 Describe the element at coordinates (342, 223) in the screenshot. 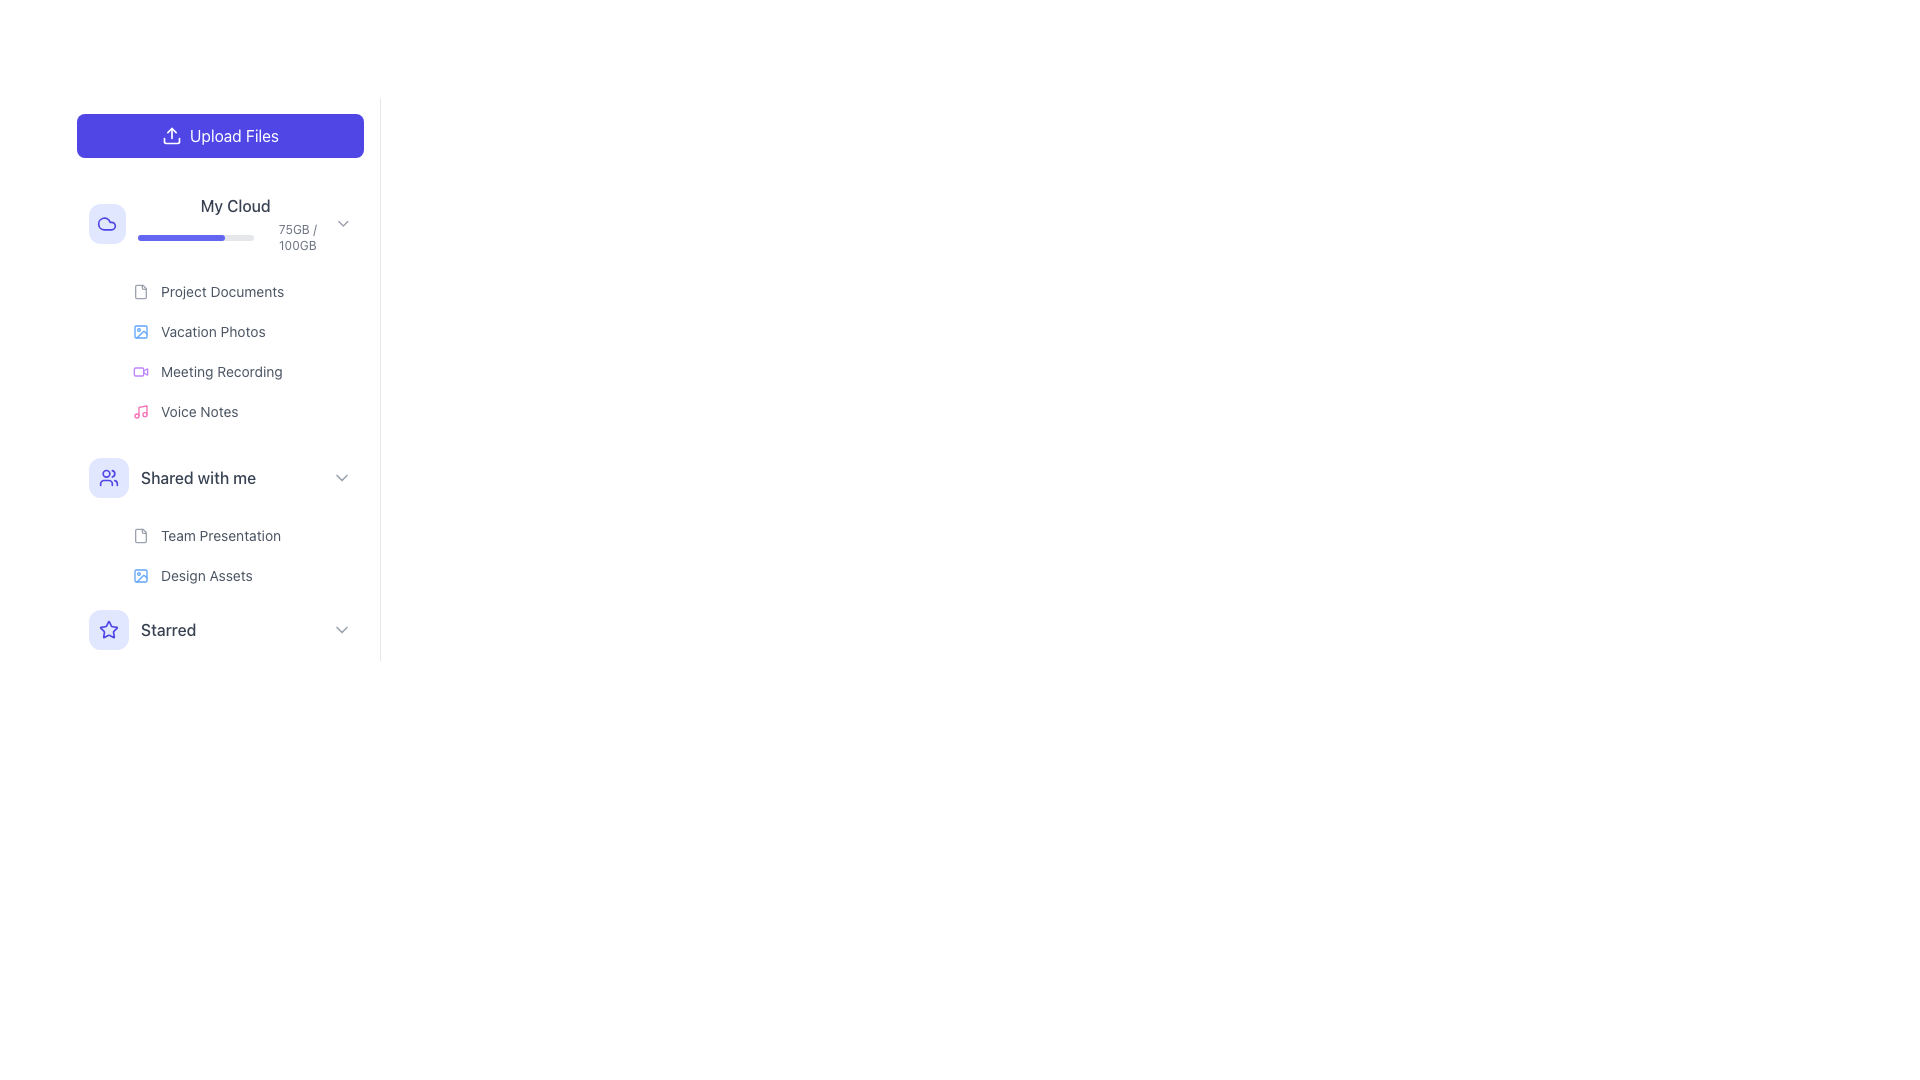

I see `the minimalist rightward-pointing chevron icon located at the far-right of the 'My Cloud' row` at that location.